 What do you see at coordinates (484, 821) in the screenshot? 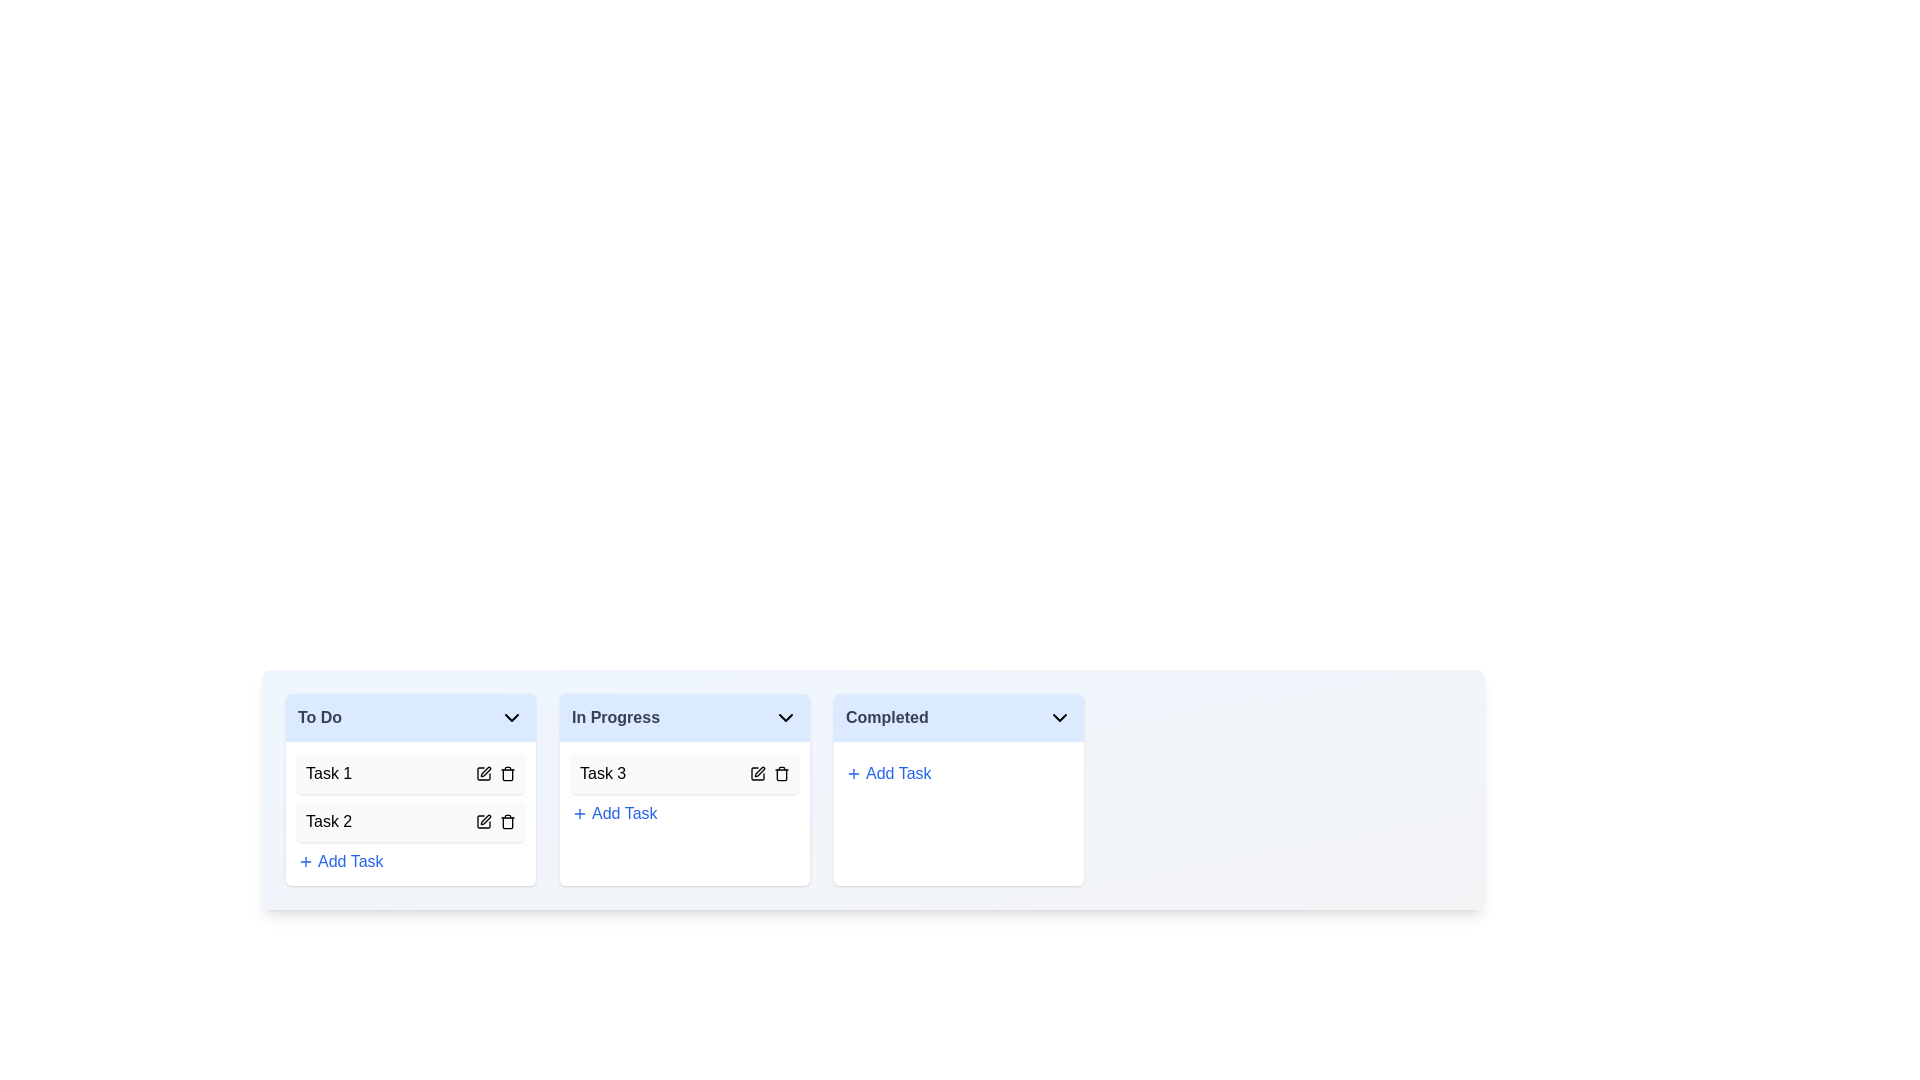
I see `the edit button for the task with title Task 2` at bounding box center [484, 821].